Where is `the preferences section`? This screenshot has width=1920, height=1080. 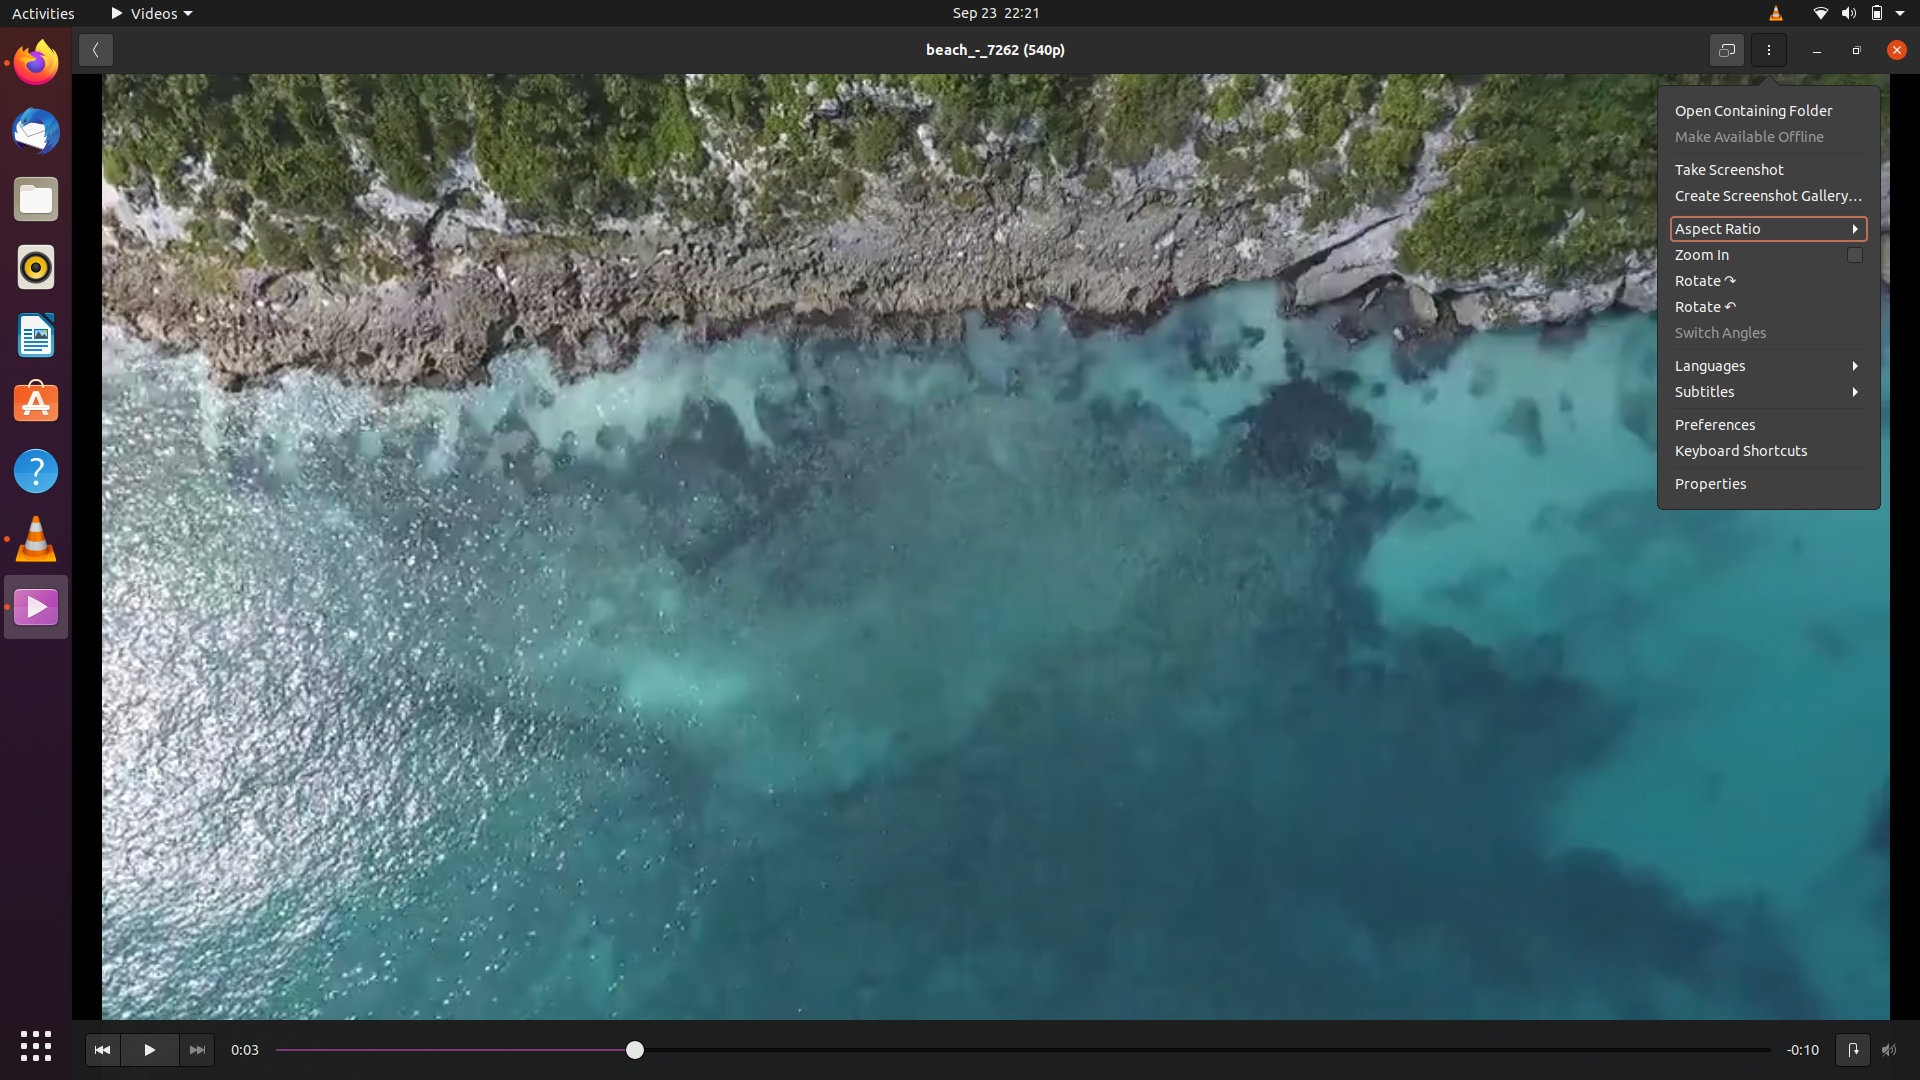
the preferences section is located at coordinates (1771, 423).